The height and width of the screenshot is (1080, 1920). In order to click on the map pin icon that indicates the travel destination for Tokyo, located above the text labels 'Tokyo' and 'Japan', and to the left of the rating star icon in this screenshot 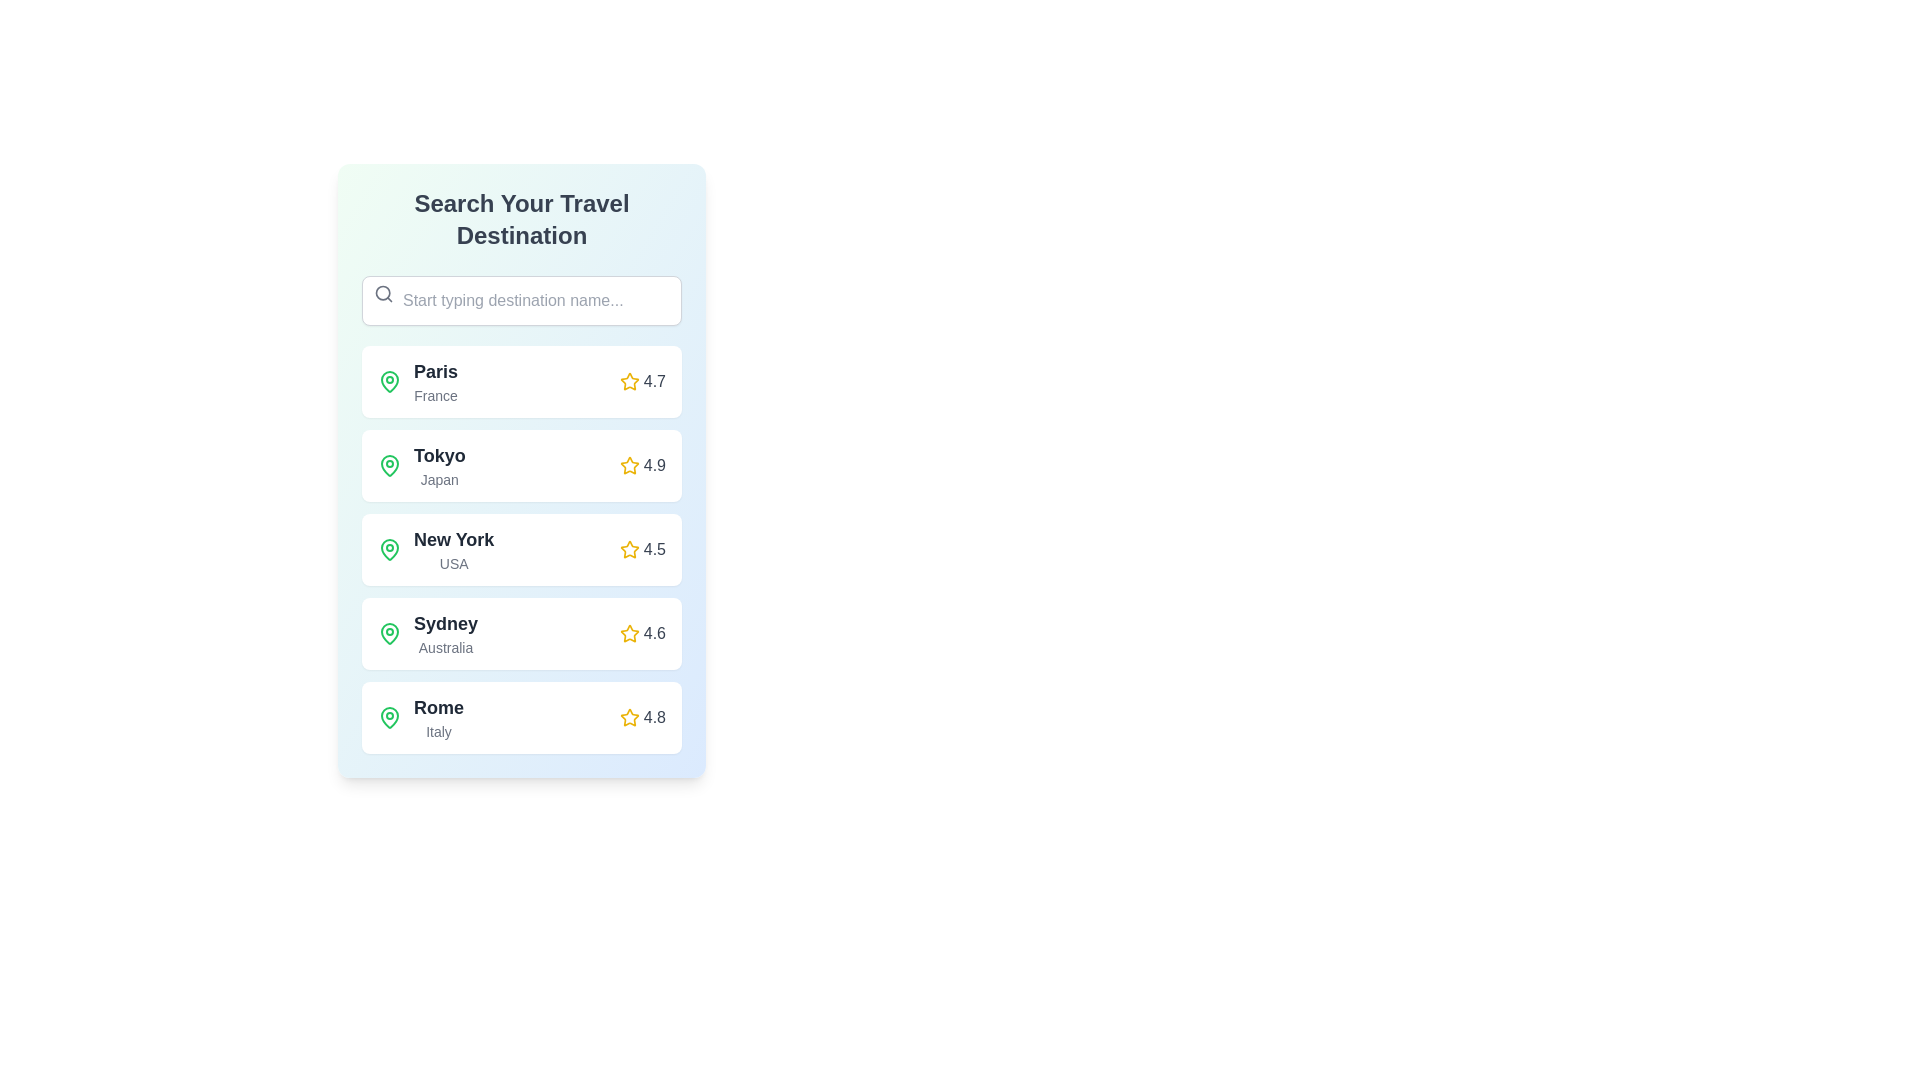, I will do `click(389, 465)`.